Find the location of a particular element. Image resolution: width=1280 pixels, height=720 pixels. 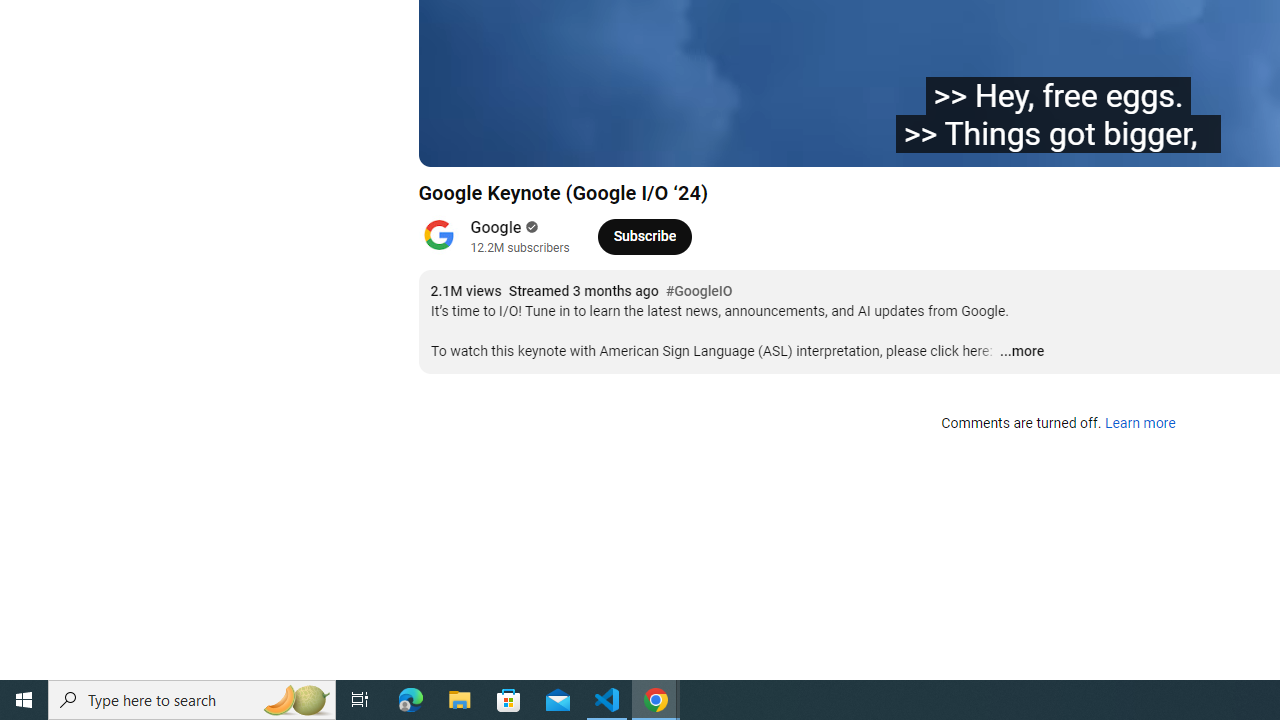

'Learn more' is located at coordinates (1139, 423).